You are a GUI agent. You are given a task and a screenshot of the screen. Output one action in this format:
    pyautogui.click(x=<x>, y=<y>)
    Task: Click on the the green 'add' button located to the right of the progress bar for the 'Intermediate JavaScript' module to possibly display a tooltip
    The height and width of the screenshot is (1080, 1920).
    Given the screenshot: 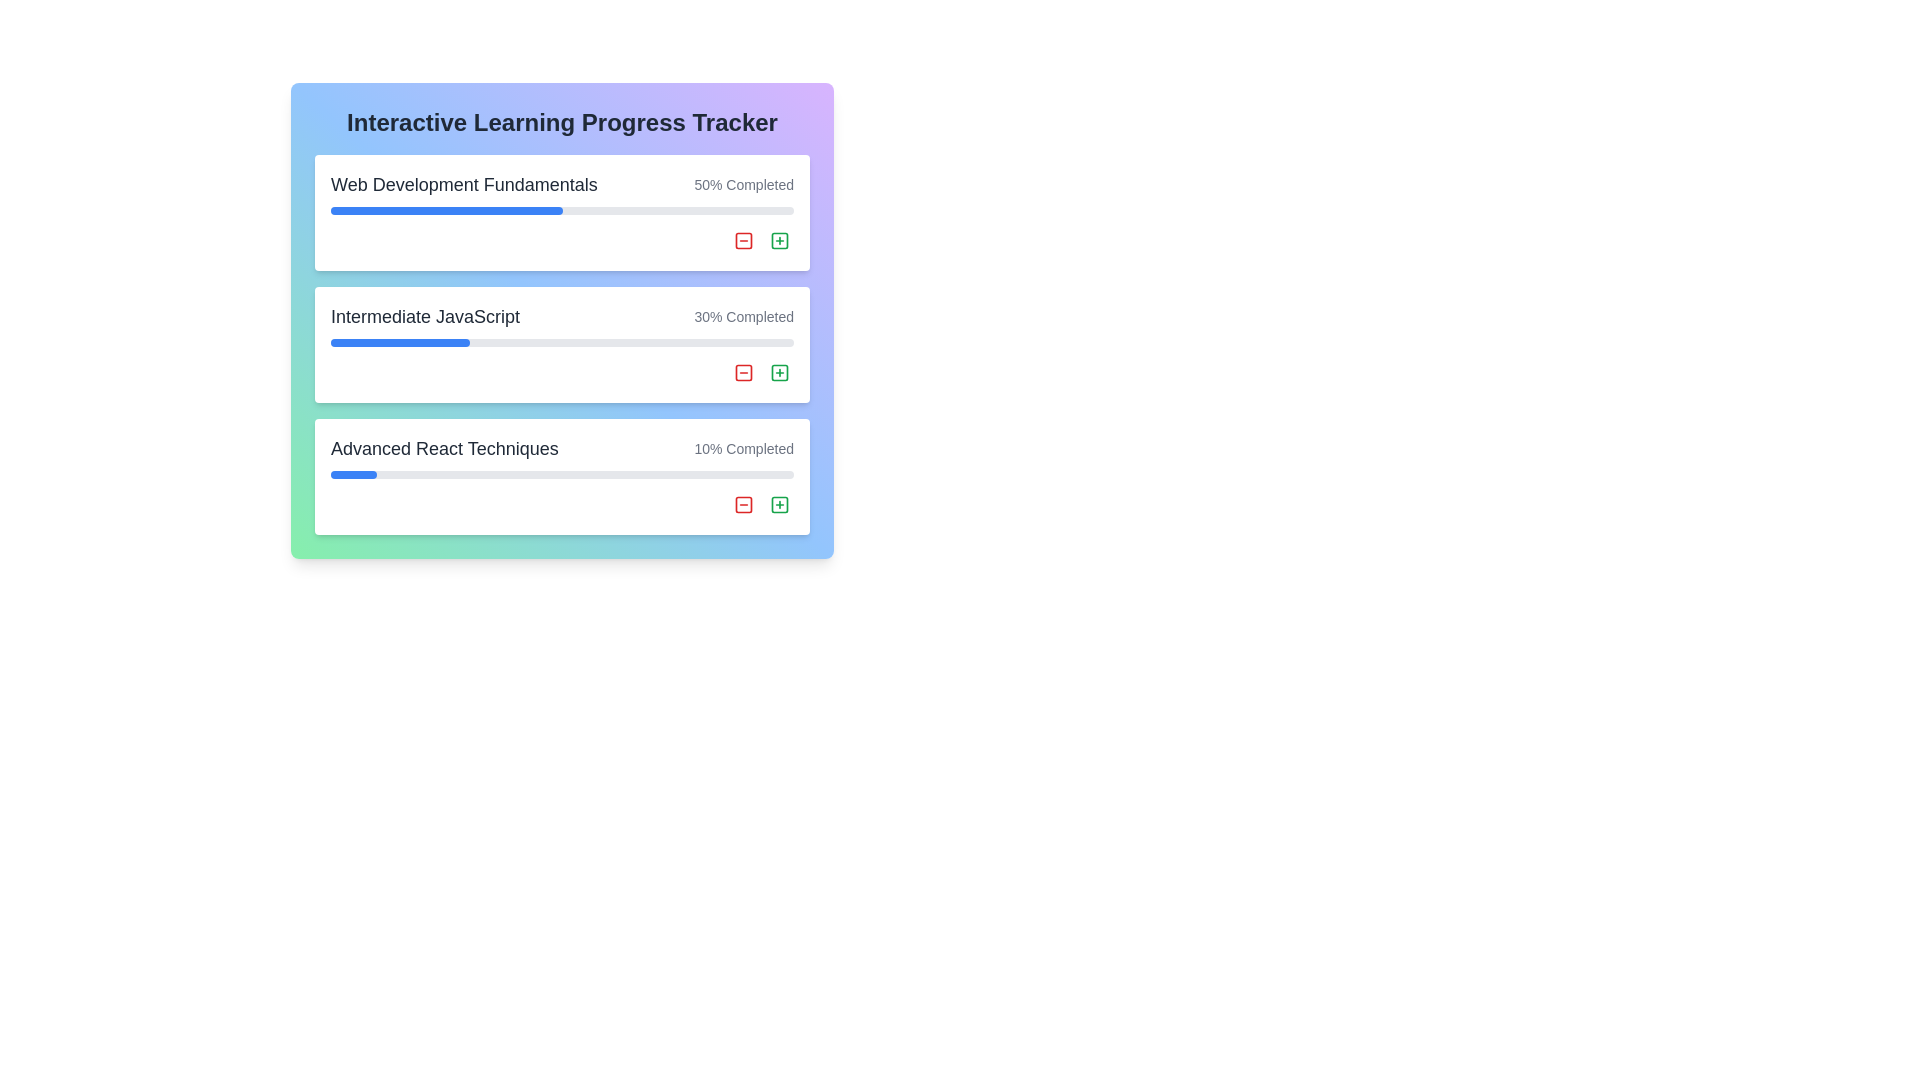 What is the action you would take?
    pyautogui.click(x=778, y=373)
    